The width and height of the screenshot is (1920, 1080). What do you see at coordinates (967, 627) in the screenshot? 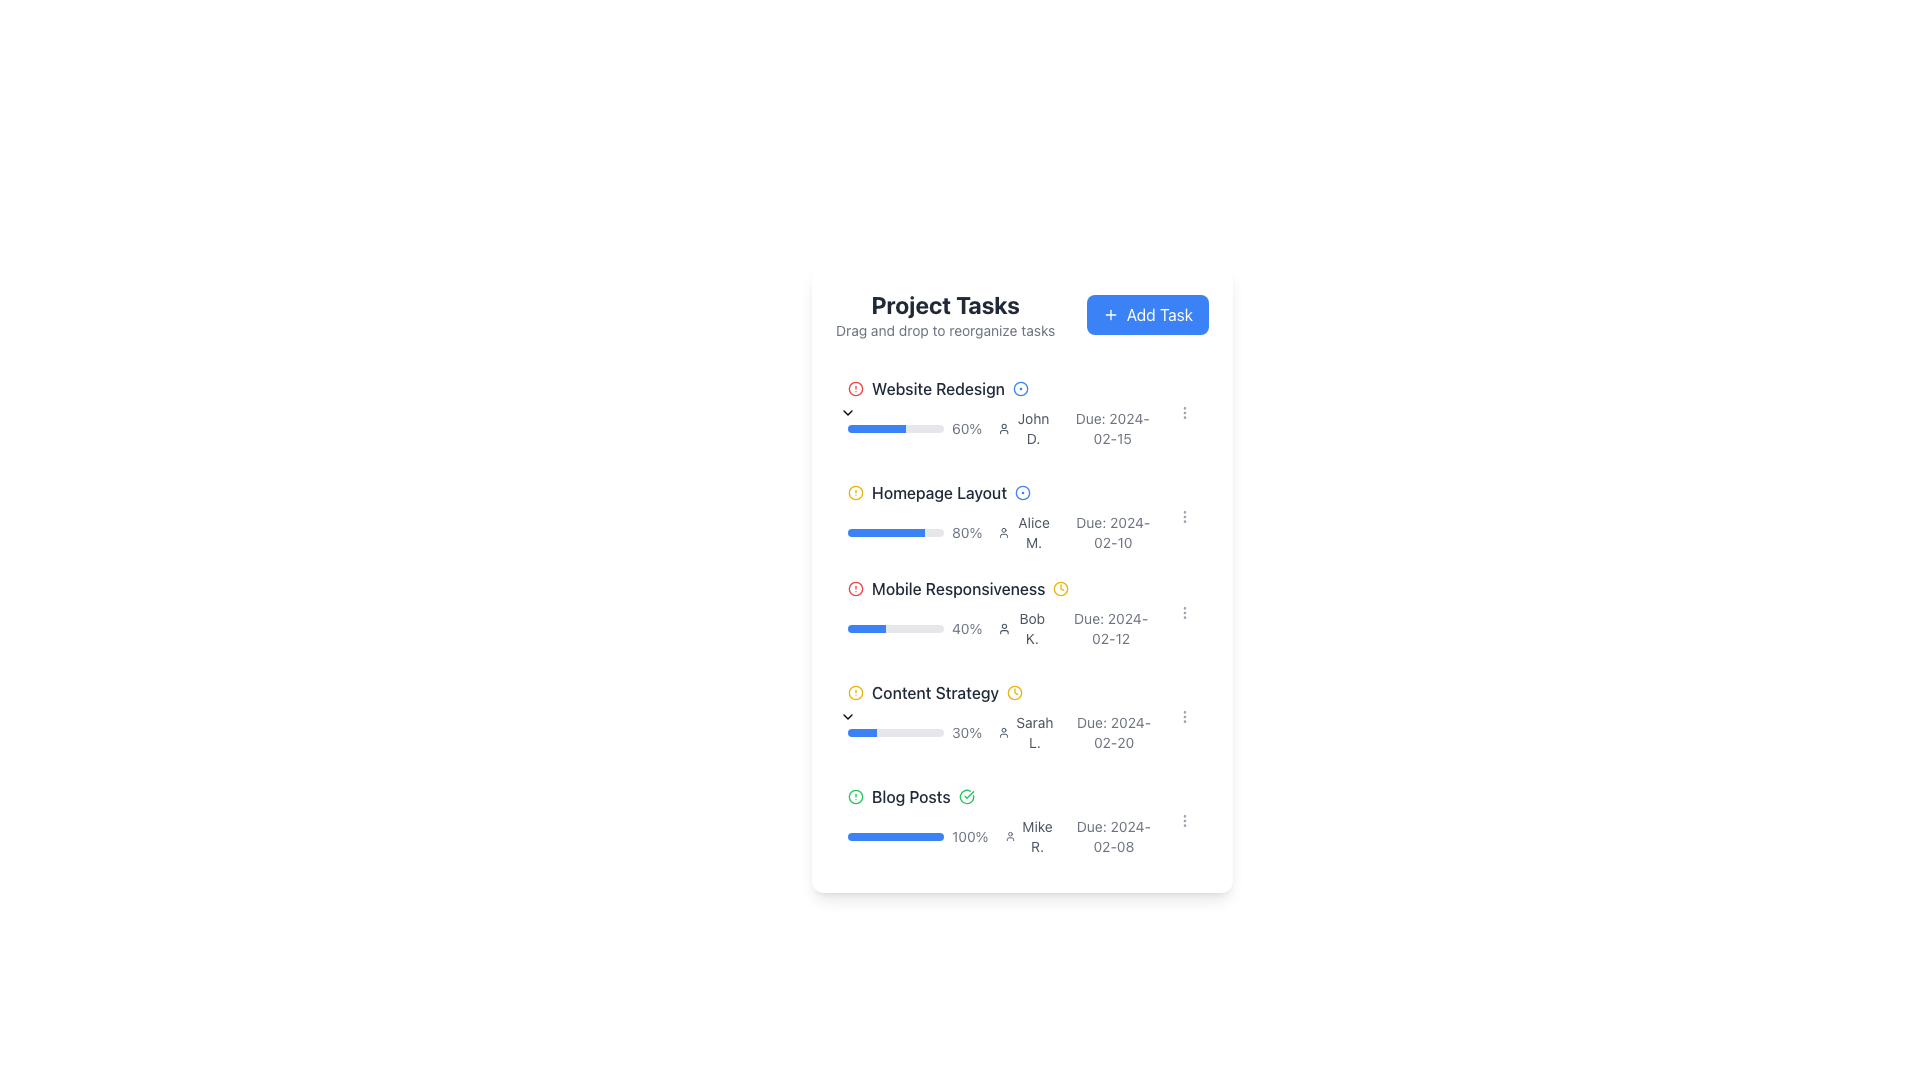
I see `the Text label displaying the progress percentage for the task 'Mobile Responsiveness', located to the right of its associated progress bar` at bounding box center [967, 627].